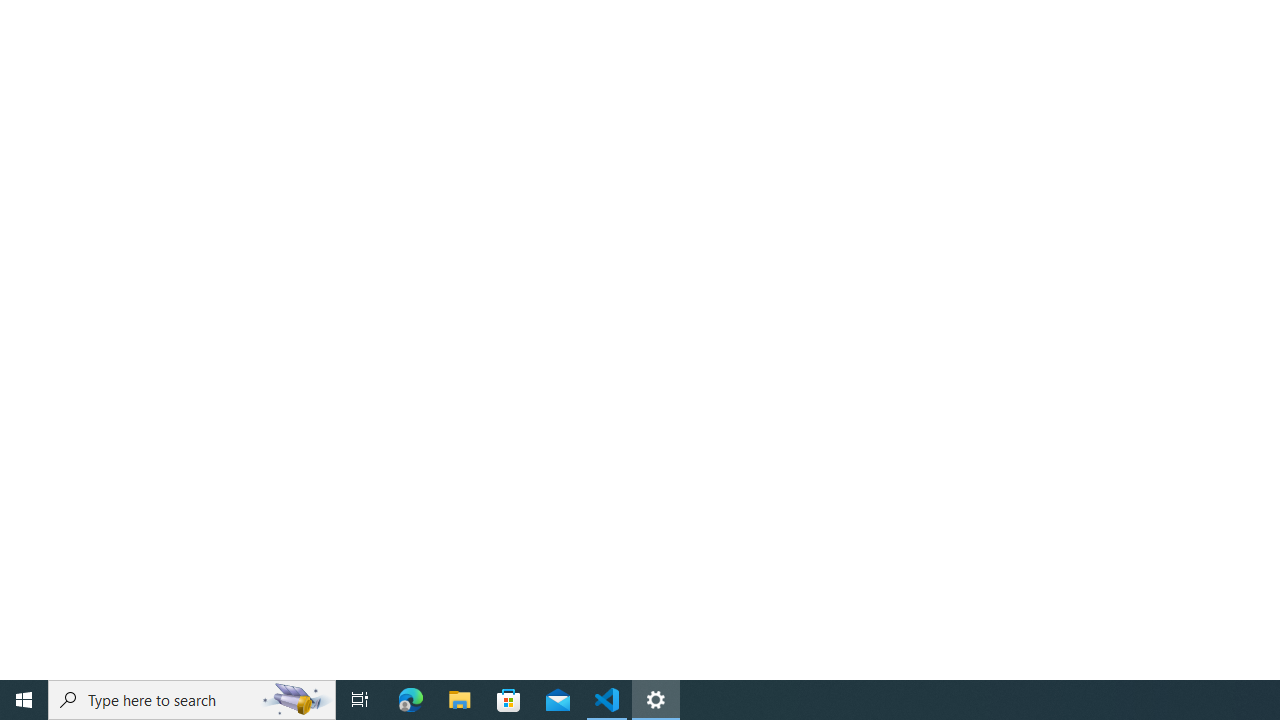 Image resolution: width=1280 pixels, height=720 pixels. I want to click on 'Search highlights icon opens search home window', so click(294, 698).